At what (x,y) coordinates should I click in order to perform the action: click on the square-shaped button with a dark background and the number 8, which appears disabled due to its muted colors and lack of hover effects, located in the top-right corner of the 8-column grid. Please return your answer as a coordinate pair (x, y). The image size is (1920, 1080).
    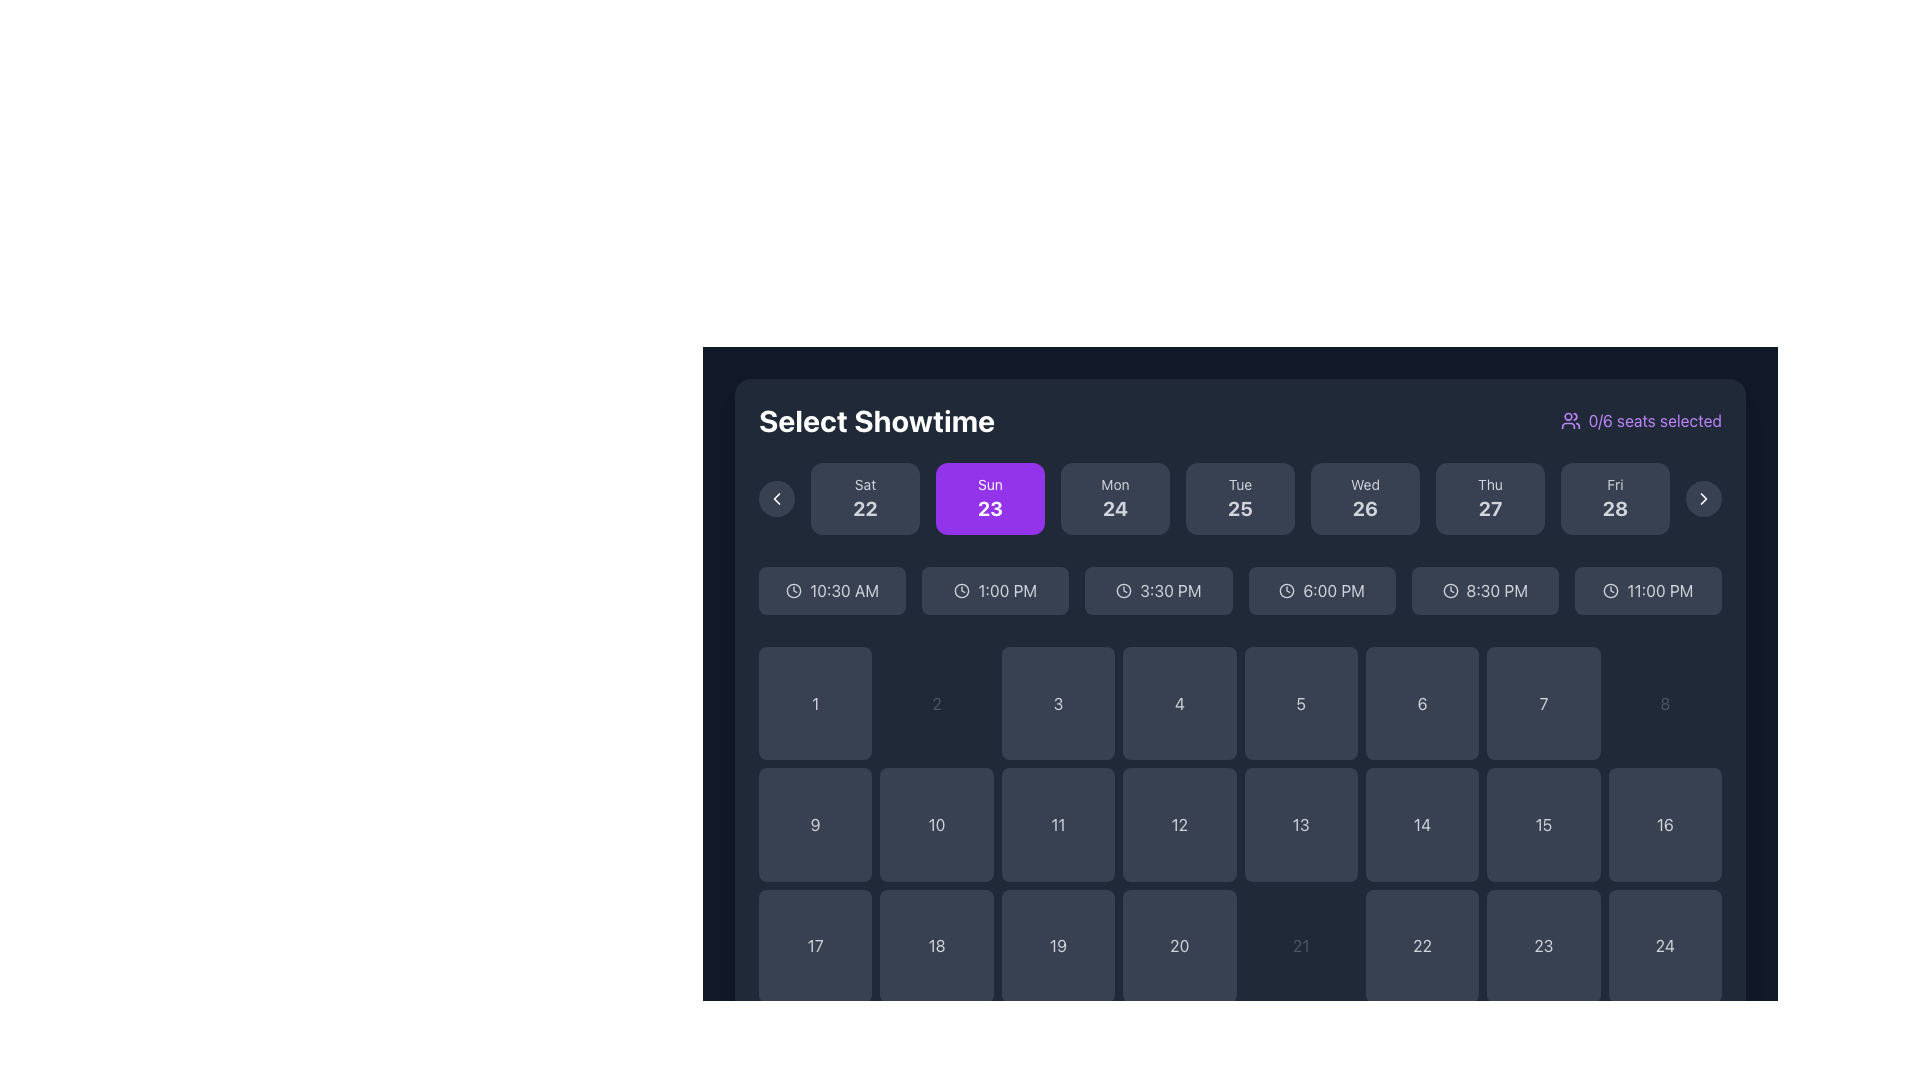
    Looking at the image, I should click on (1665, 702).